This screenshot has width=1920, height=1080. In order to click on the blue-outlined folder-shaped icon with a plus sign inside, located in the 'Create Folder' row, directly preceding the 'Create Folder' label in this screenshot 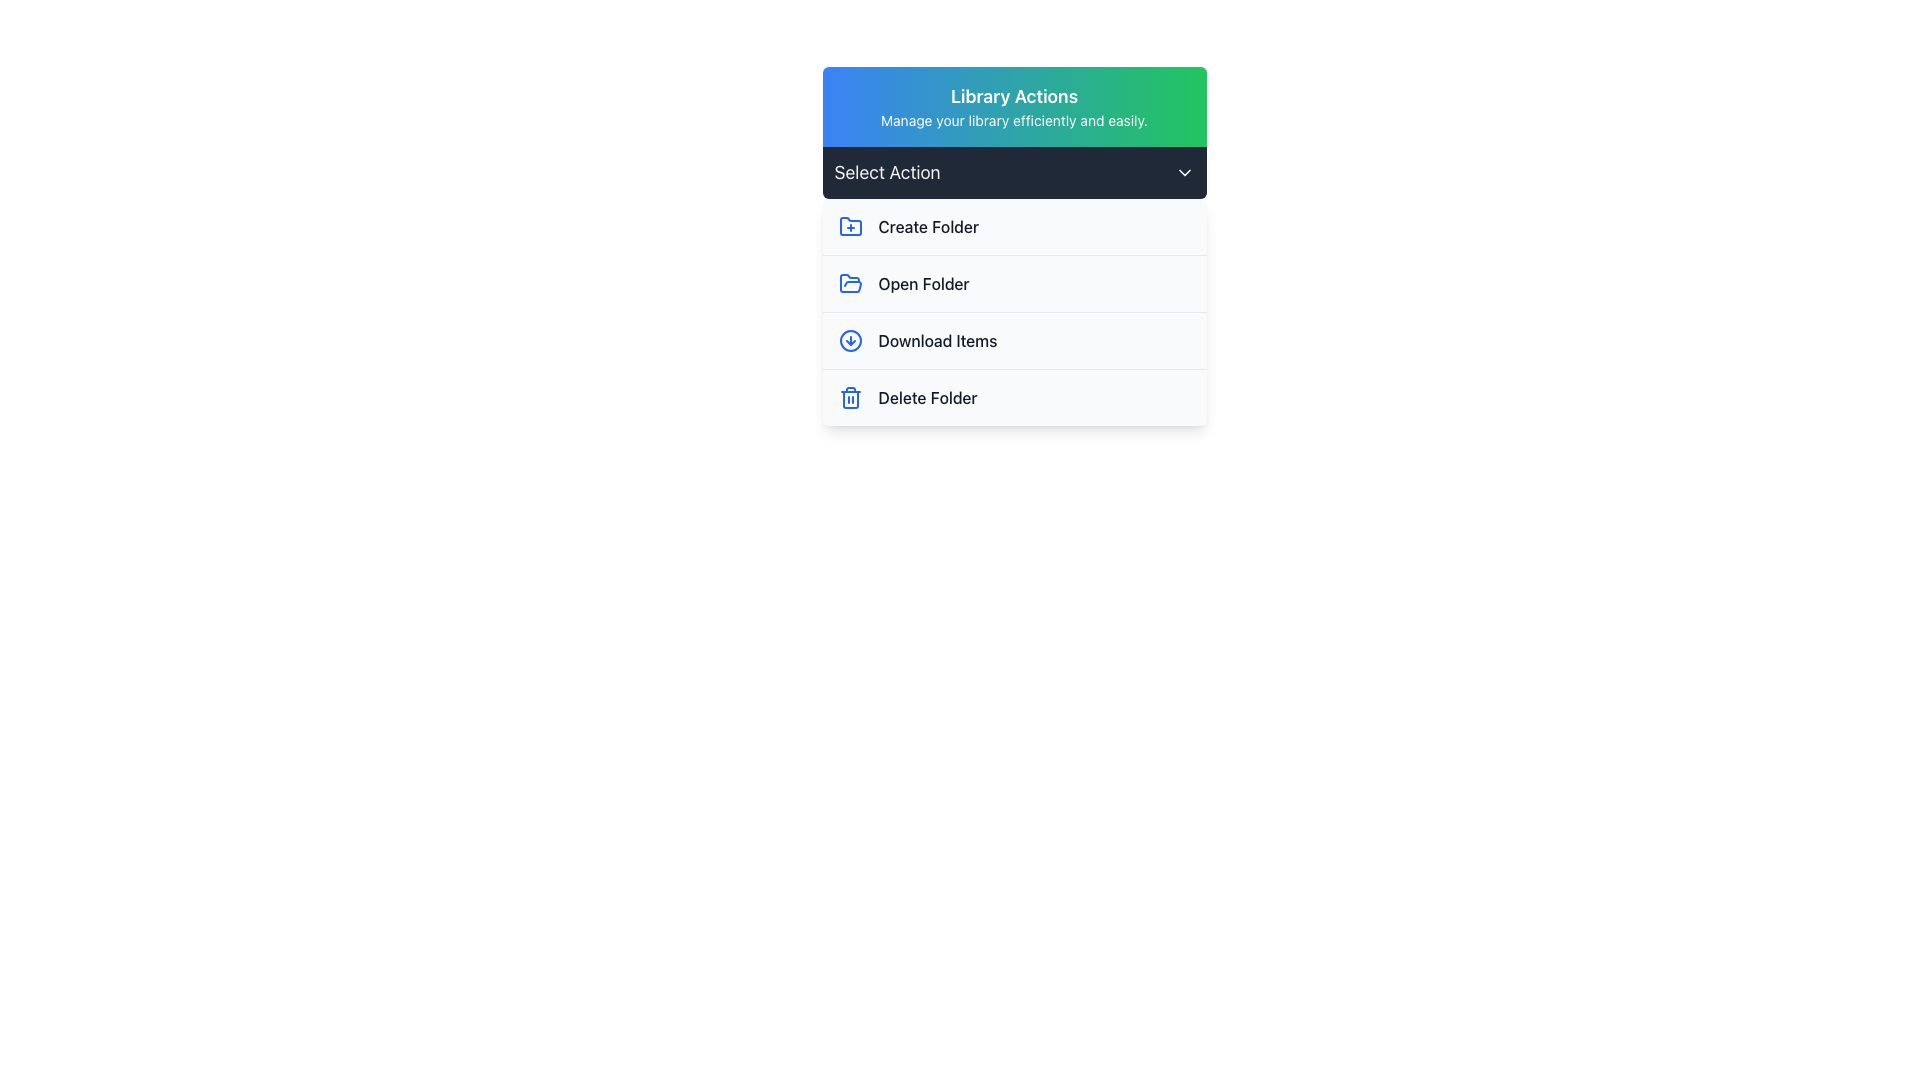, I will do `click(850, 226)`.